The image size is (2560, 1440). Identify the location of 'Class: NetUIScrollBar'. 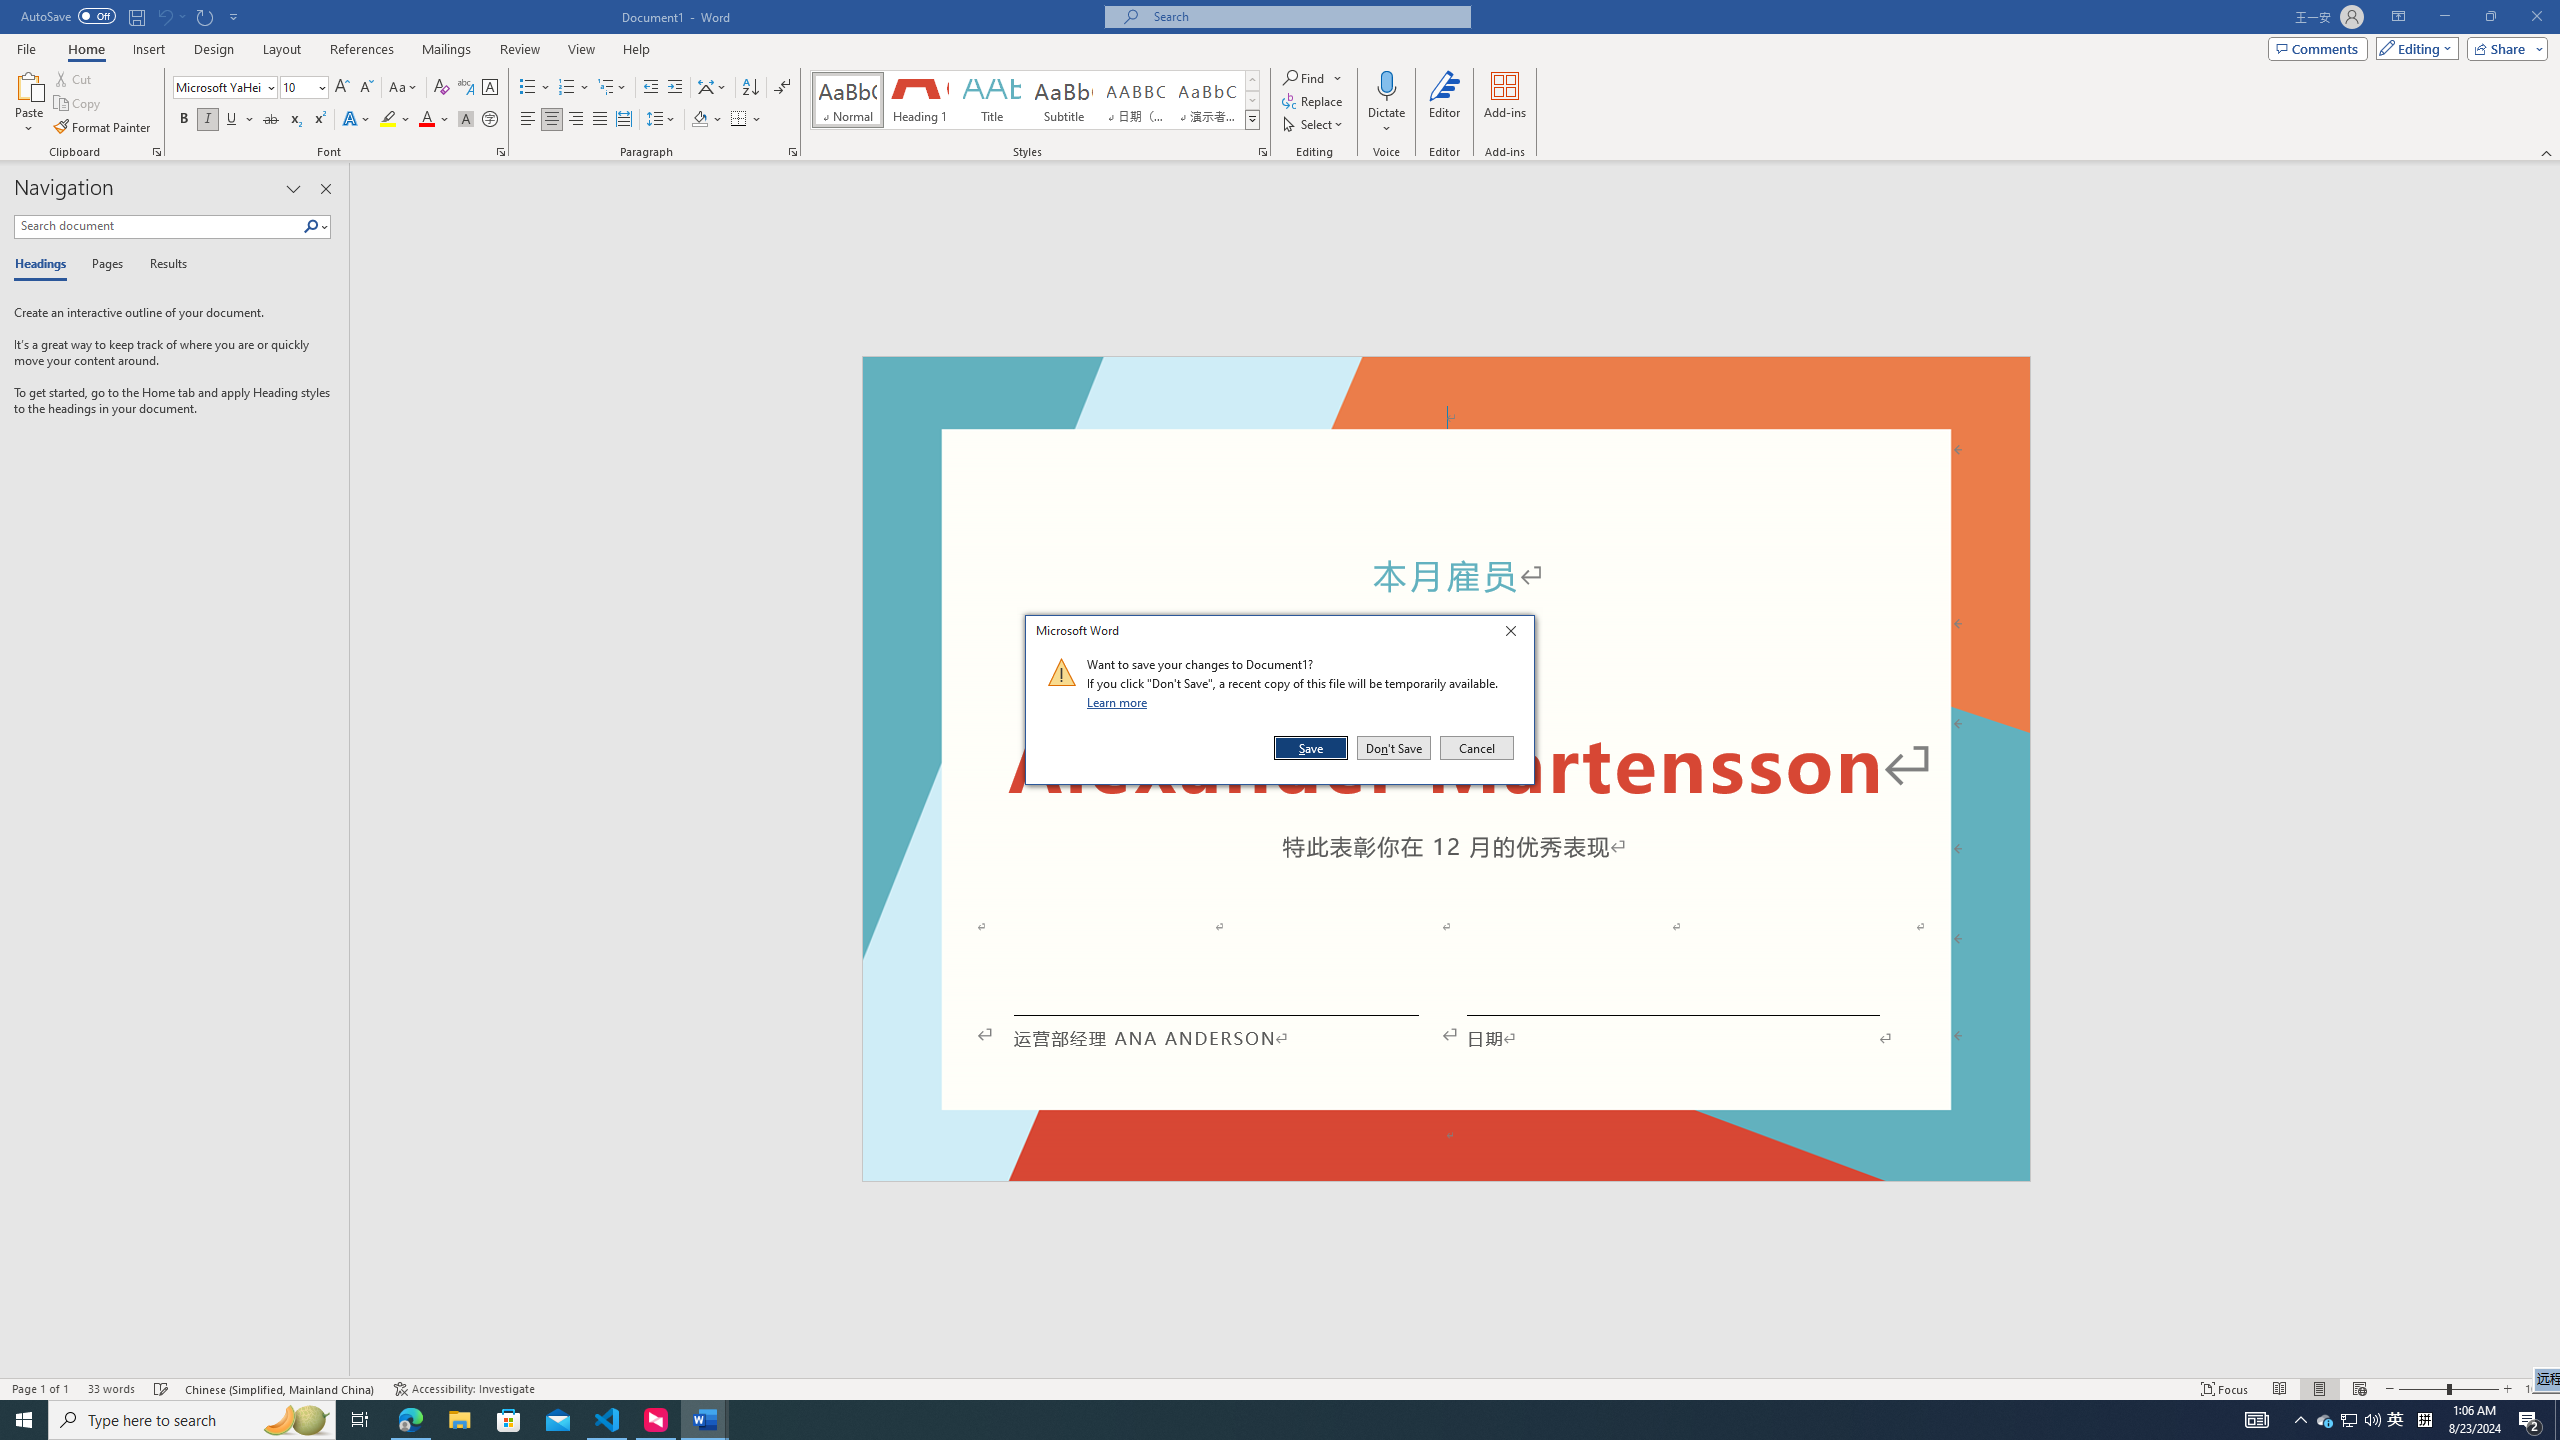
(2551, 769).